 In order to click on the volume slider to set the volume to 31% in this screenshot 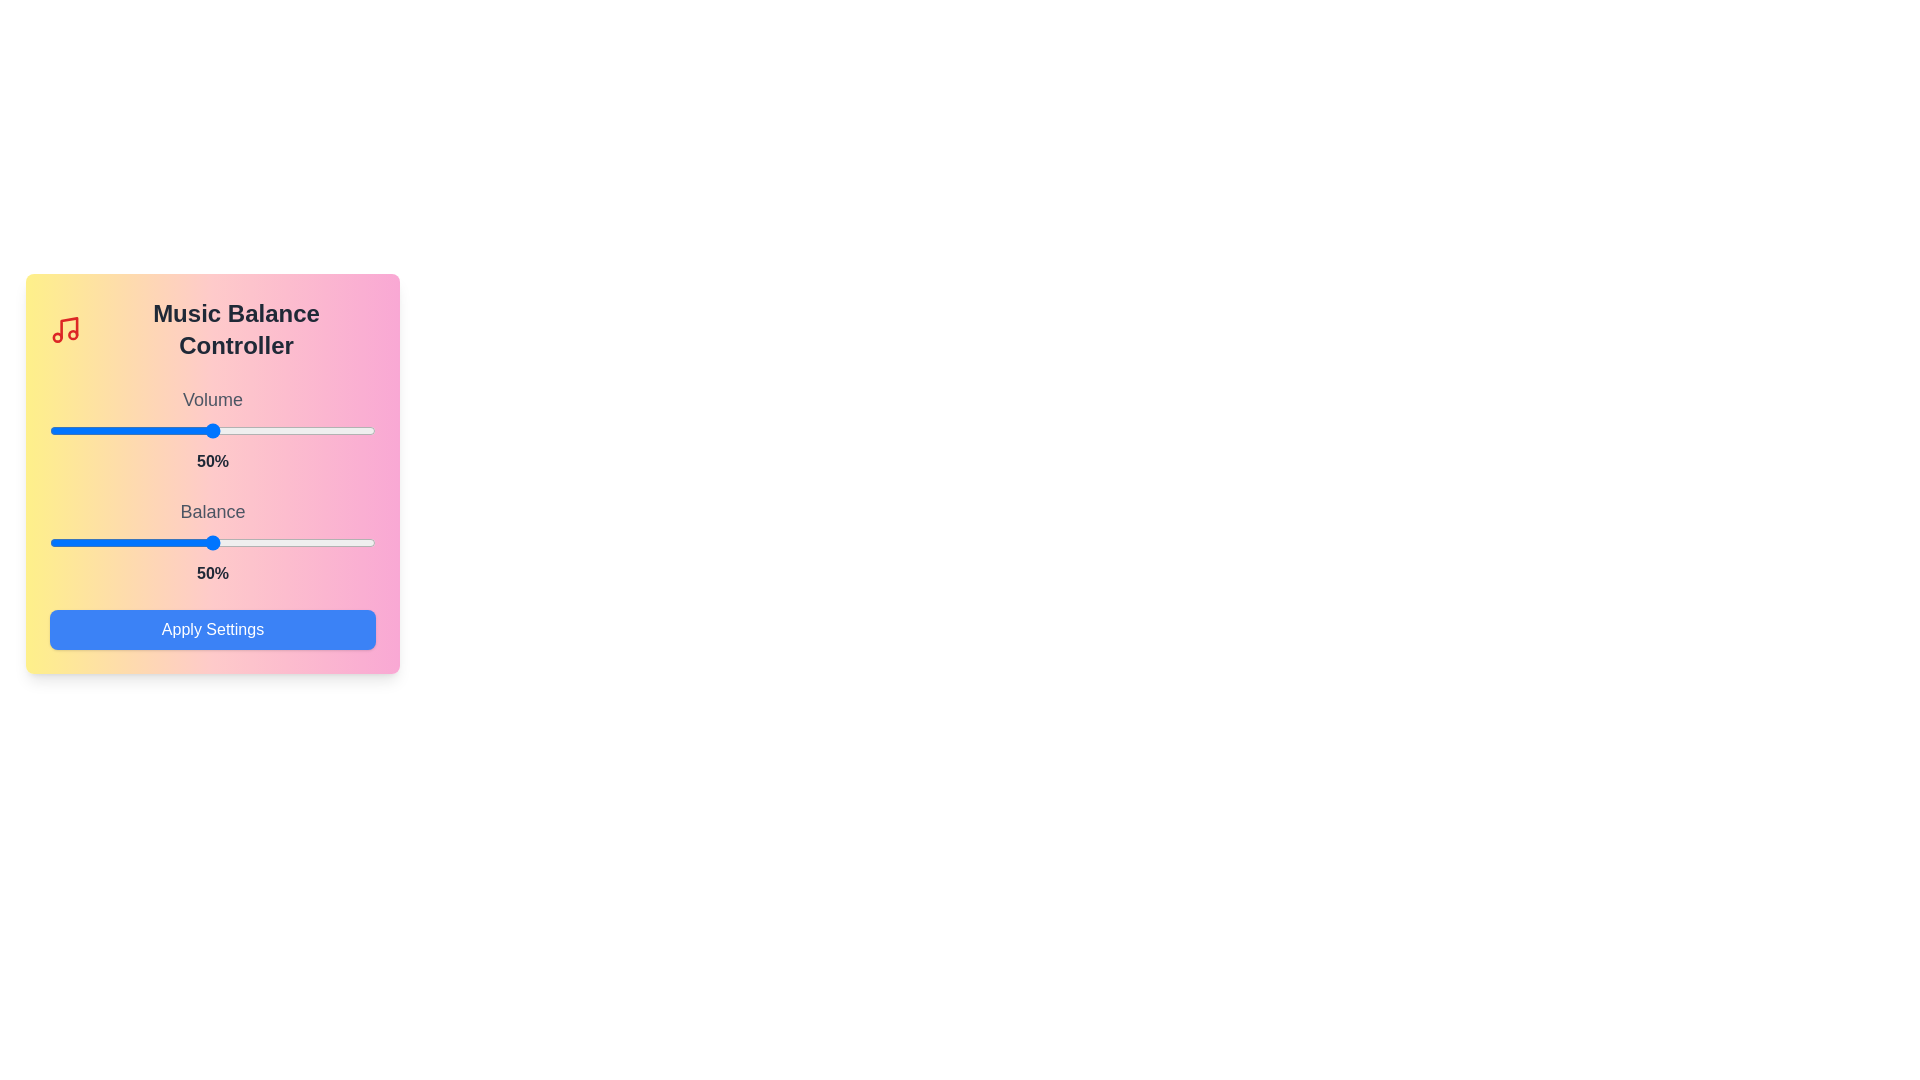, I will do `click(150, 430)`.